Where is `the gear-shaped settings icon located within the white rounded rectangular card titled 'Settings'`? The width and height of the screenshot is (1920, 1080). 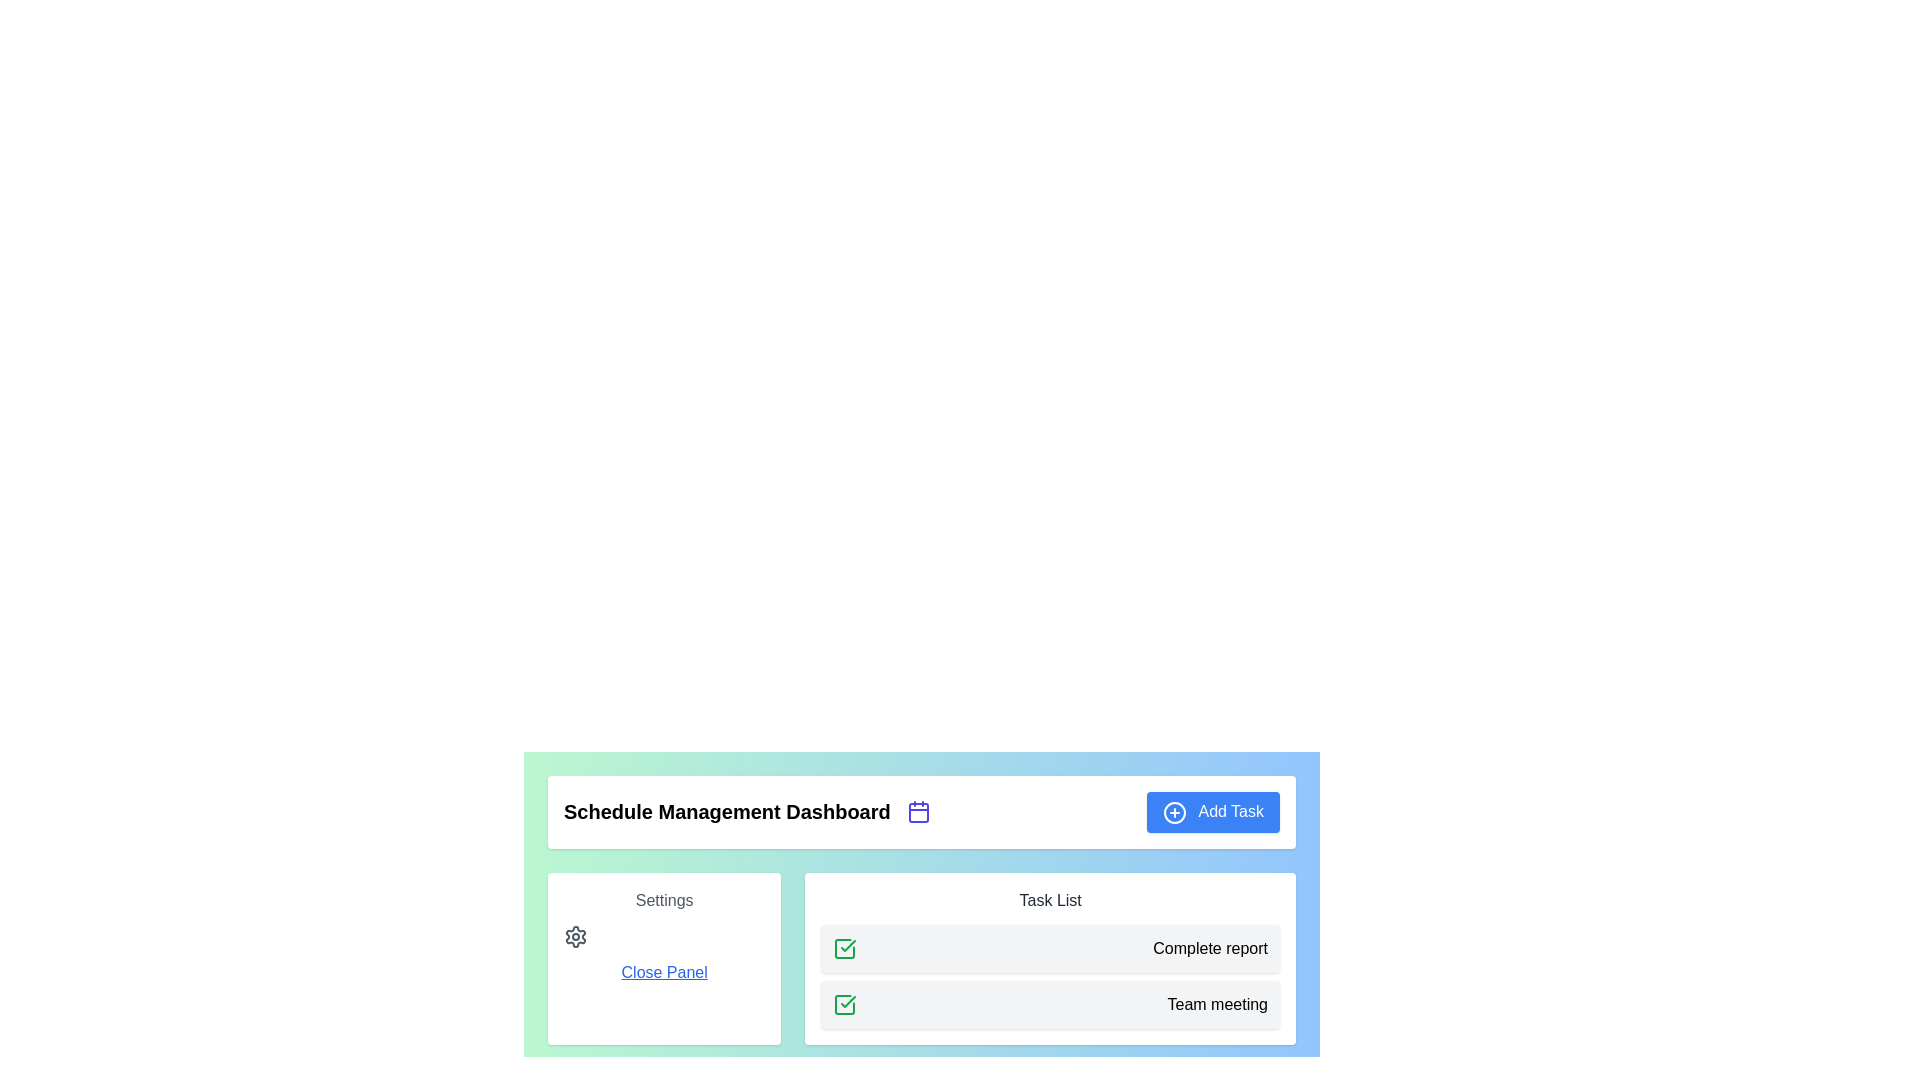
the gear-shaped settings icon located within the white rounded rectangular card titled 'Settings' is located at coordinates (575, 936).